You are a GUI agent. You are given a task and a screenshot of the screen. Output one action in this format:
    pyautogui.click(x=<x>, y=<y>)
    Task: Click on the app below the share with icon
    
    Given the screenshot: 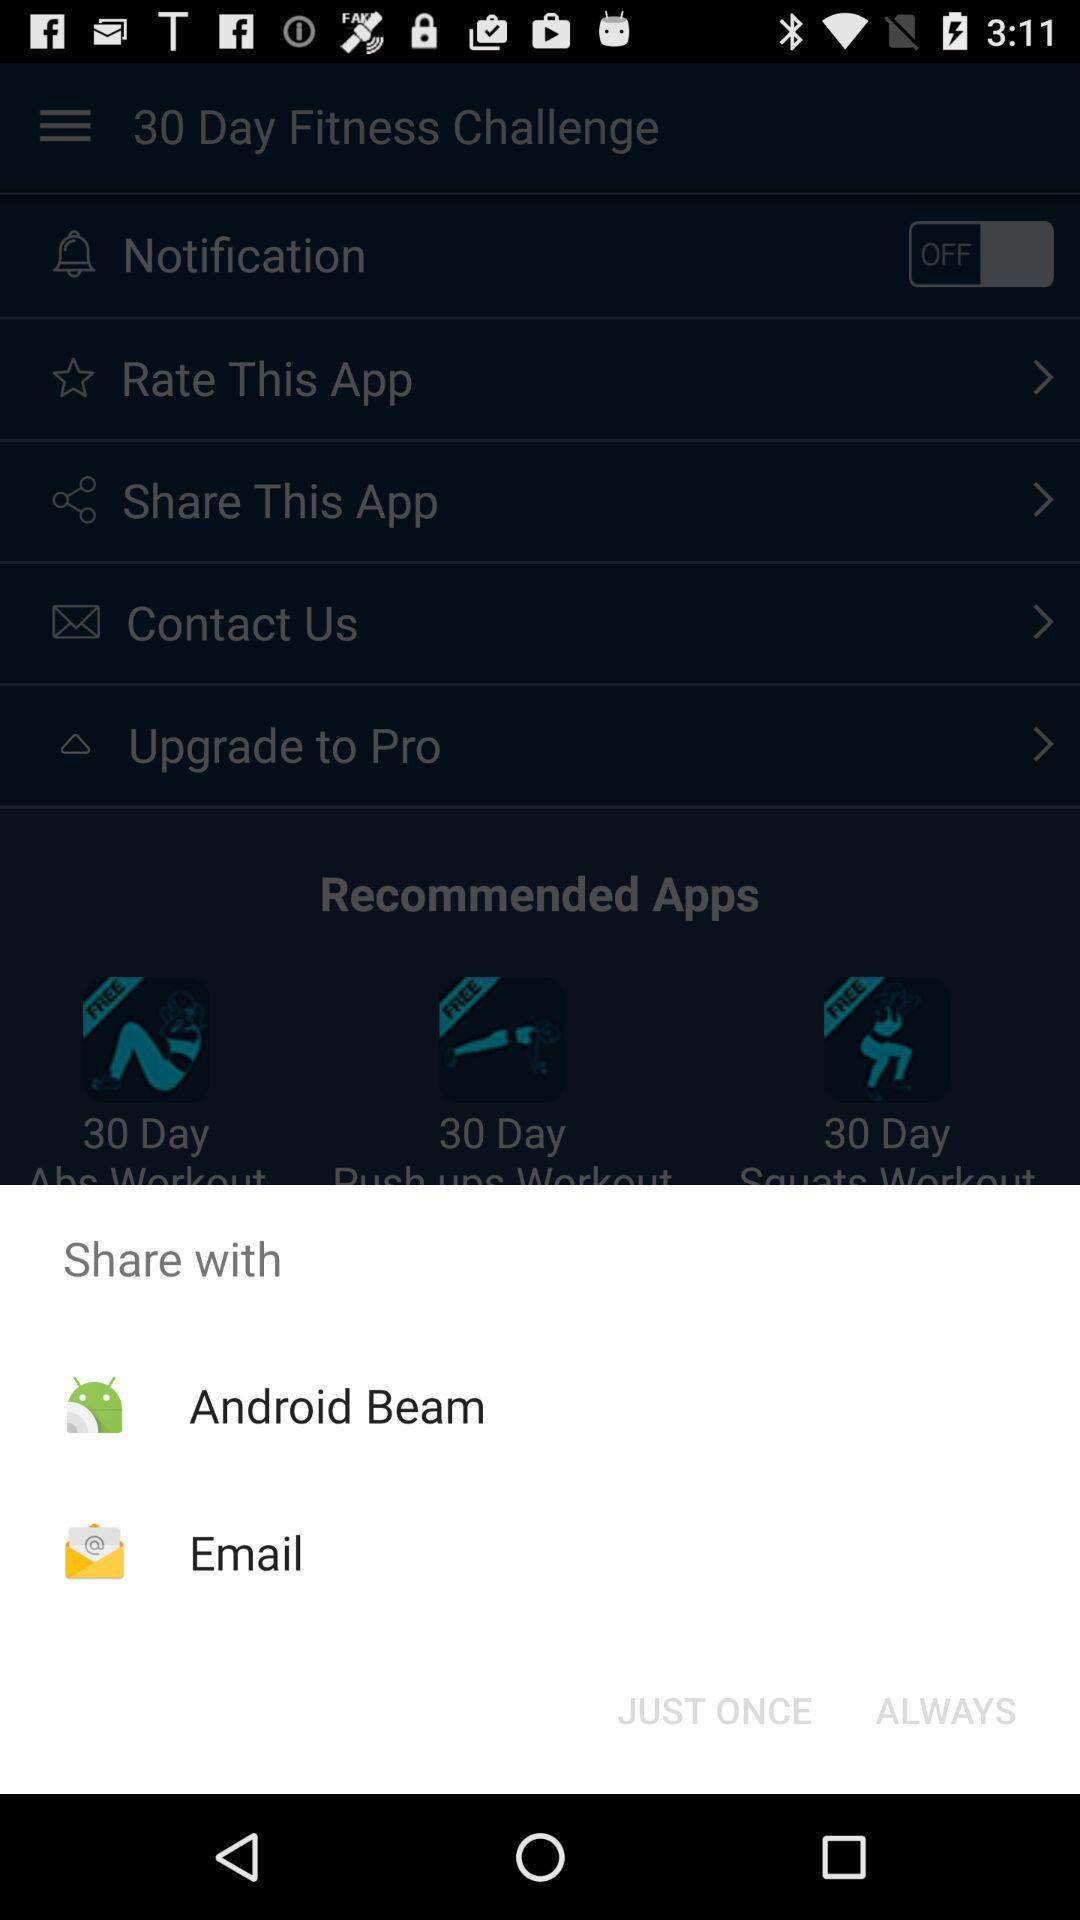 What is the action you would take?
    pyautogui.click(x=336, y=1404)
    